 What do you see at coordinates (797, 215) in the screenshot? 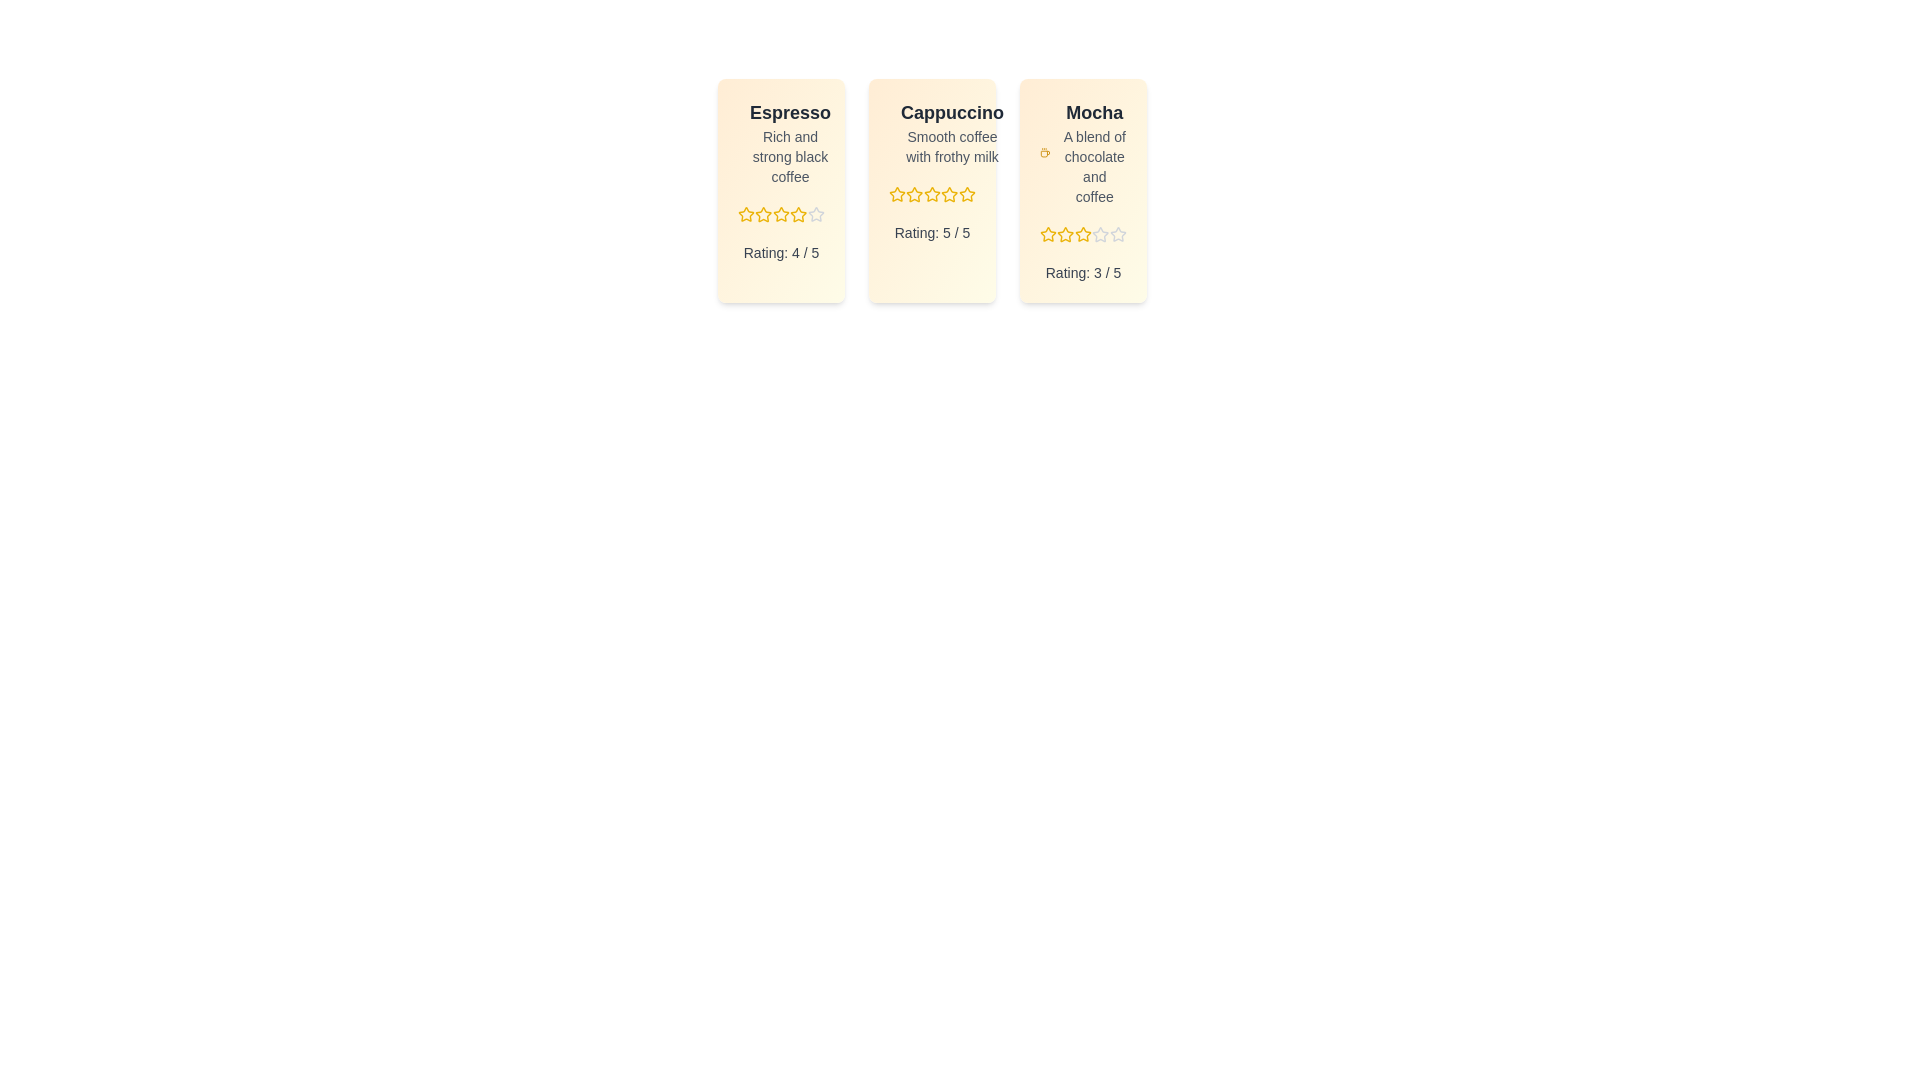
I see `the rating for a menu item to 4 stars by clicking on the corresponding star` at bounding box center [797, 215].